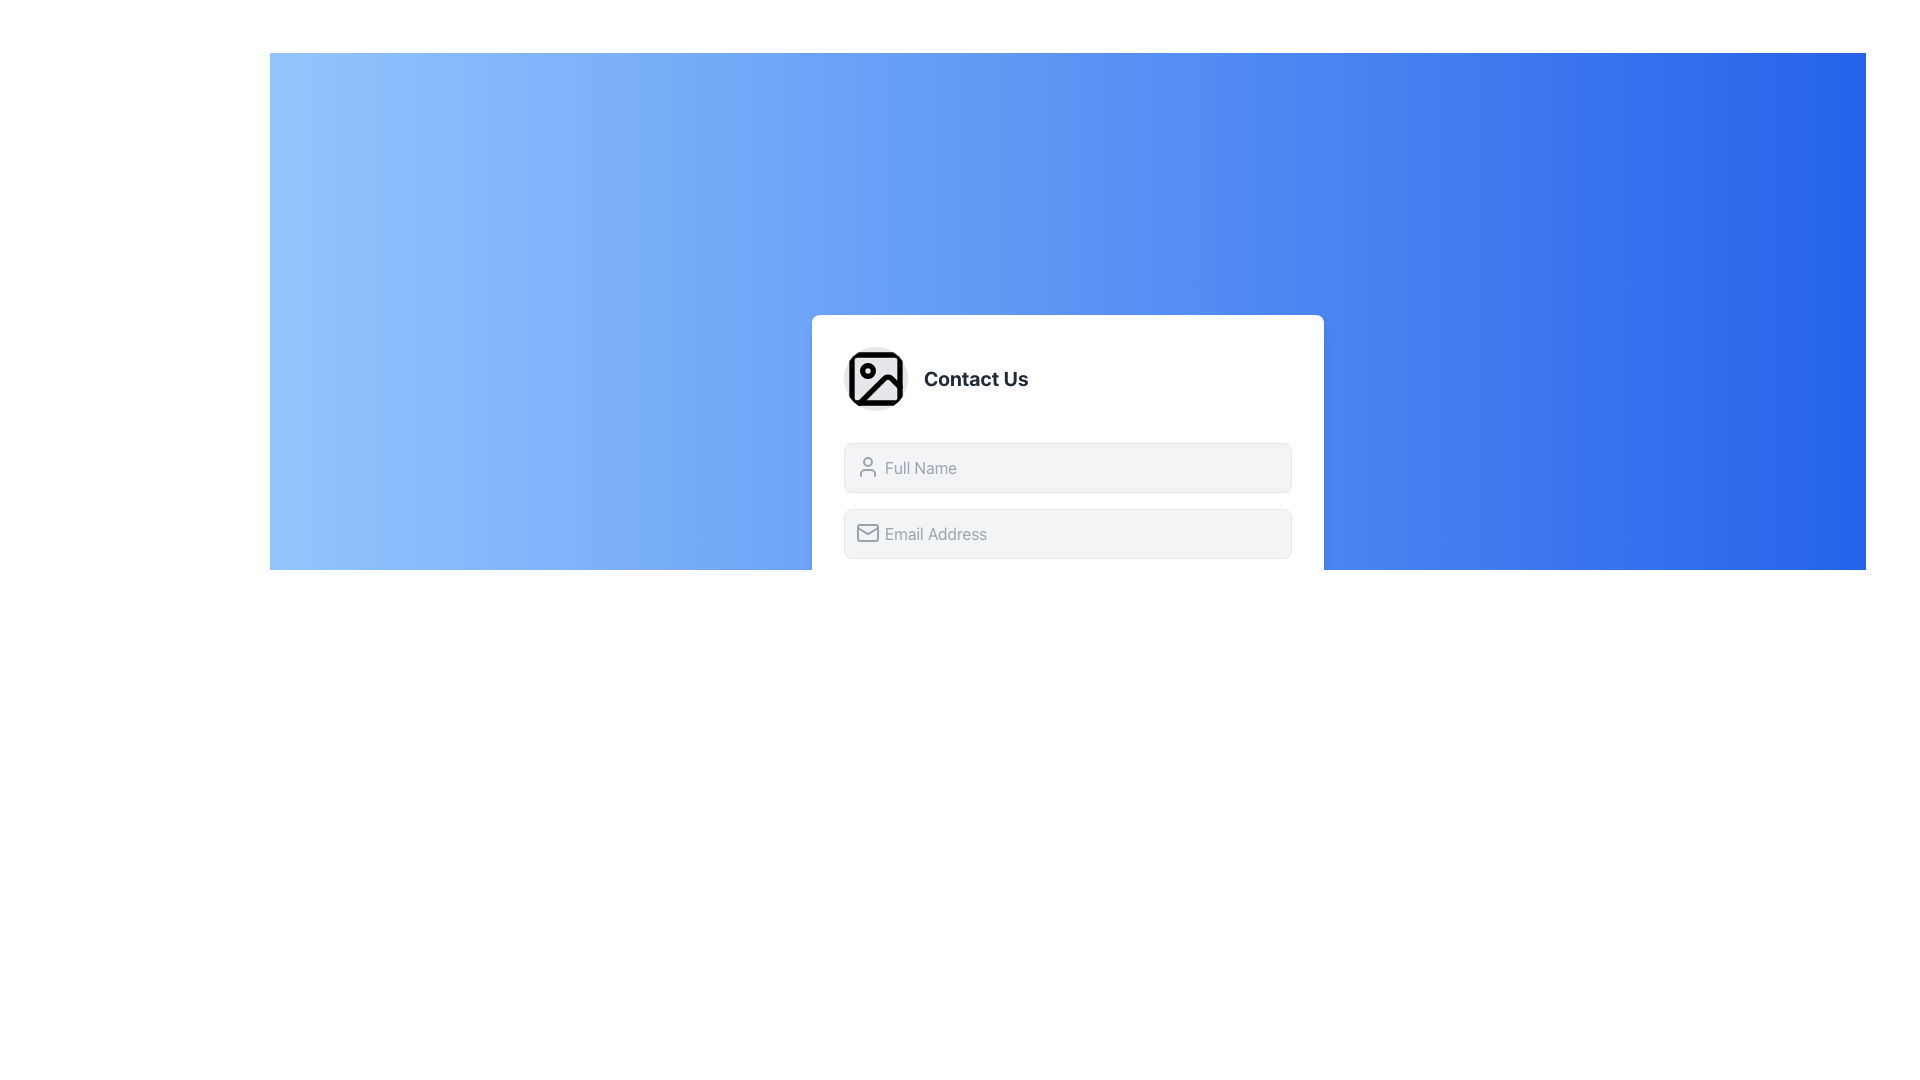  Describe the element at coordinates (976, 378) in the screenshot. I see `bold text label 'Contact Us' that is positioned to the right of a circular image icon` at that location.